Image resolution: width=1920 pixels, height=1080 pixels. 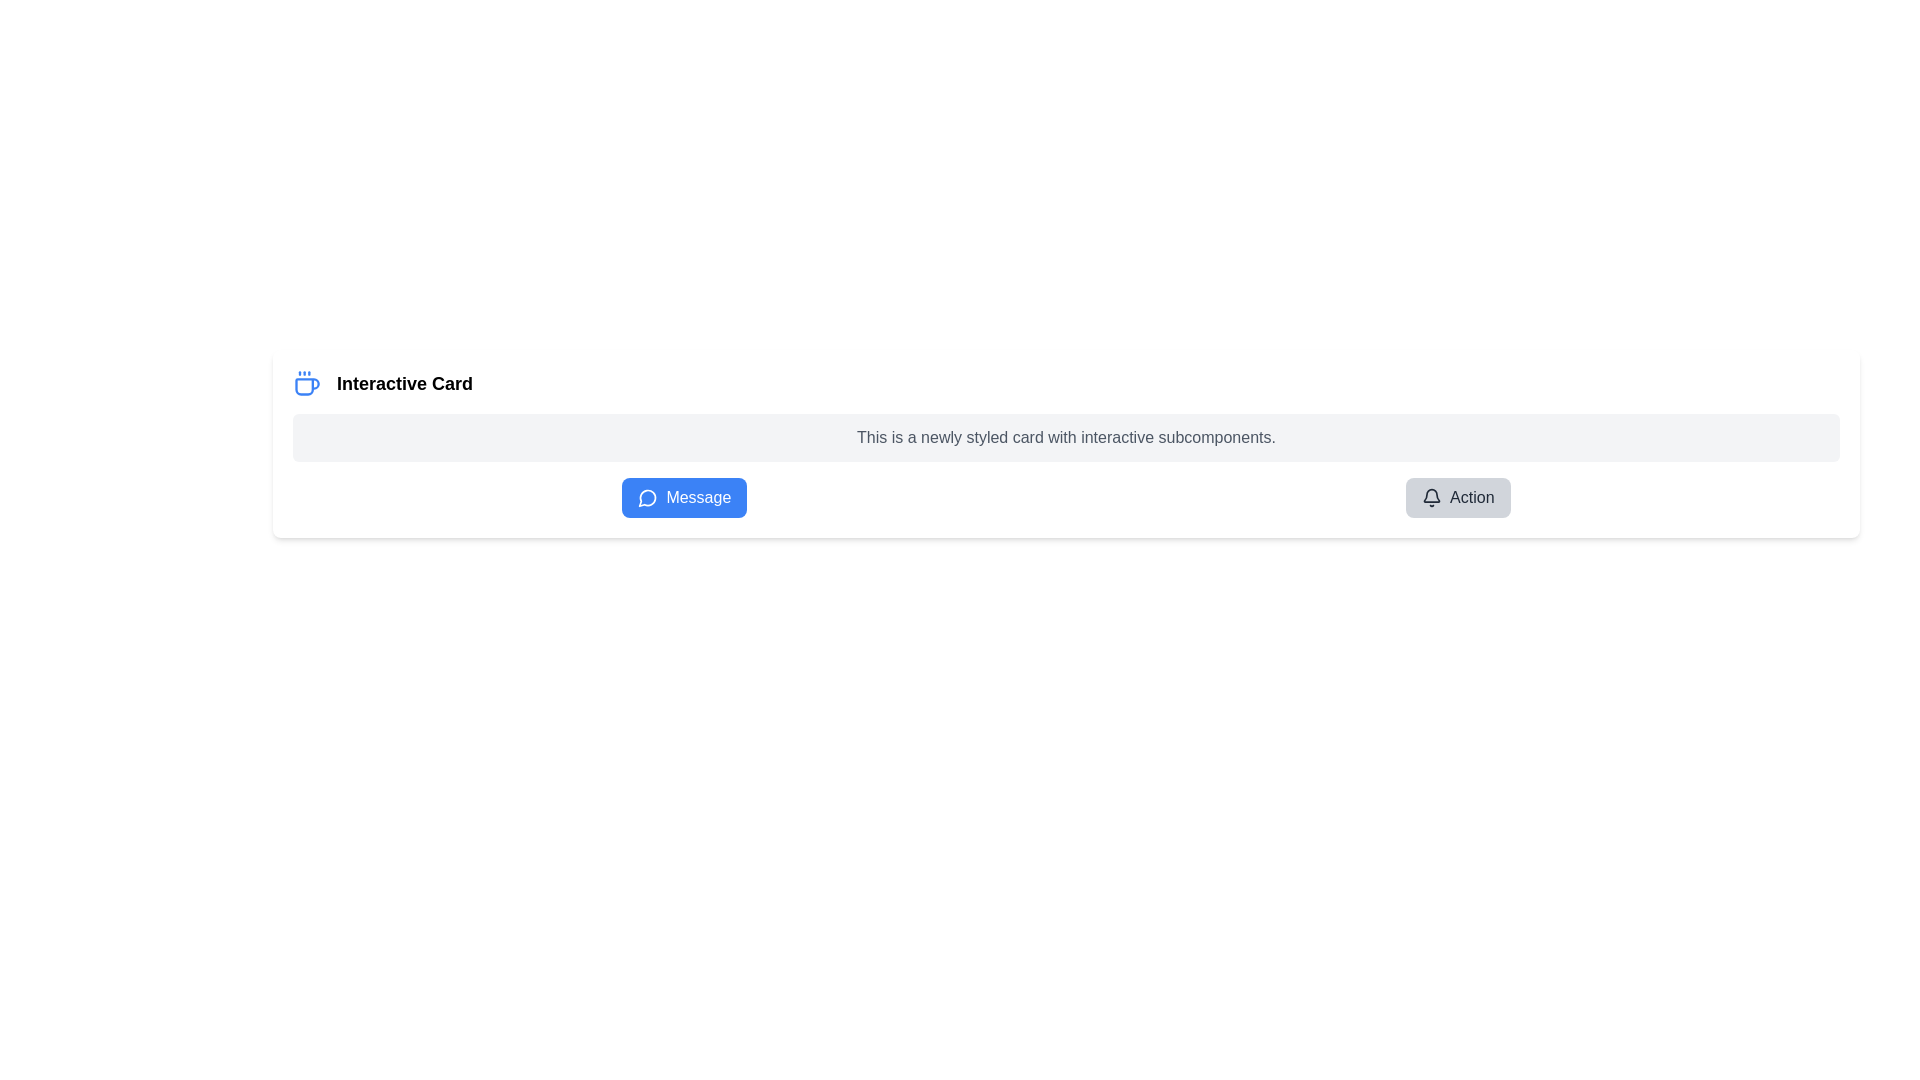 What do you see at coordinates (648, 496) in the screenshot?
I see `the blue rounded rectangle button labeled 'Message' that contains the circular blue and white speech bubble icon` at bounding box center [648, 496].